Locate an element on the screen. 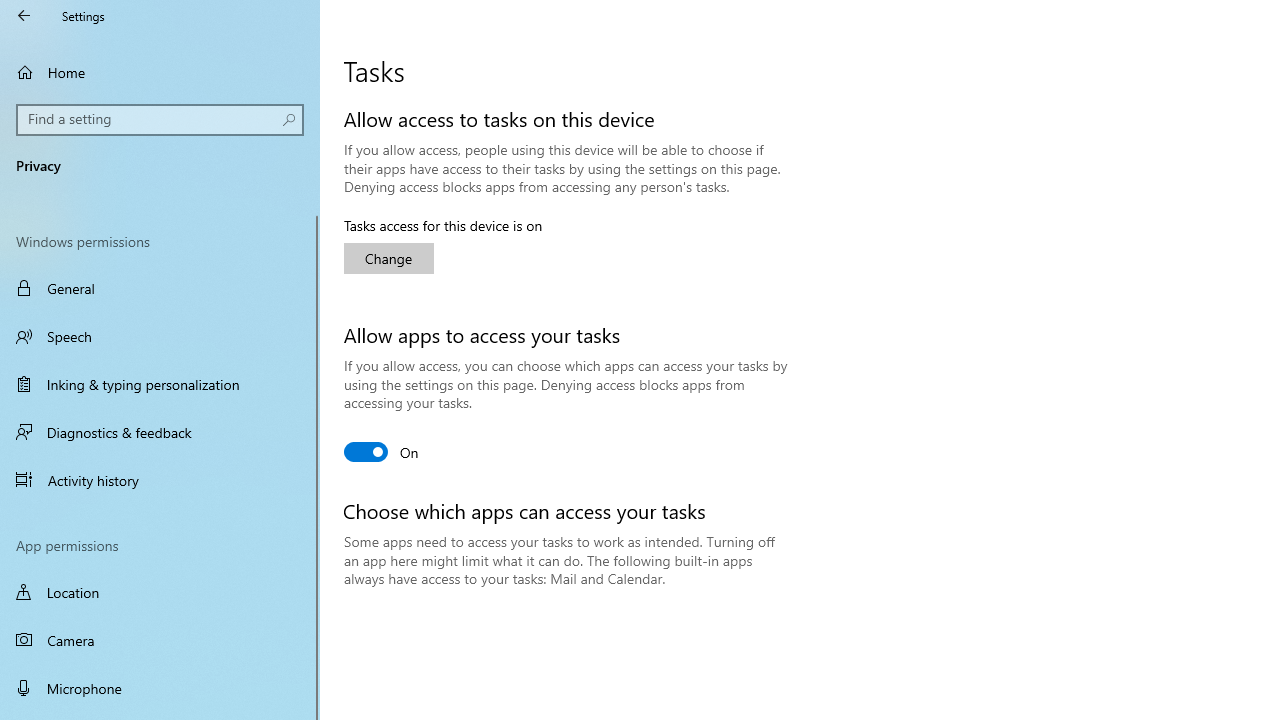  'Microphone' is located at coordinates (160, 686).